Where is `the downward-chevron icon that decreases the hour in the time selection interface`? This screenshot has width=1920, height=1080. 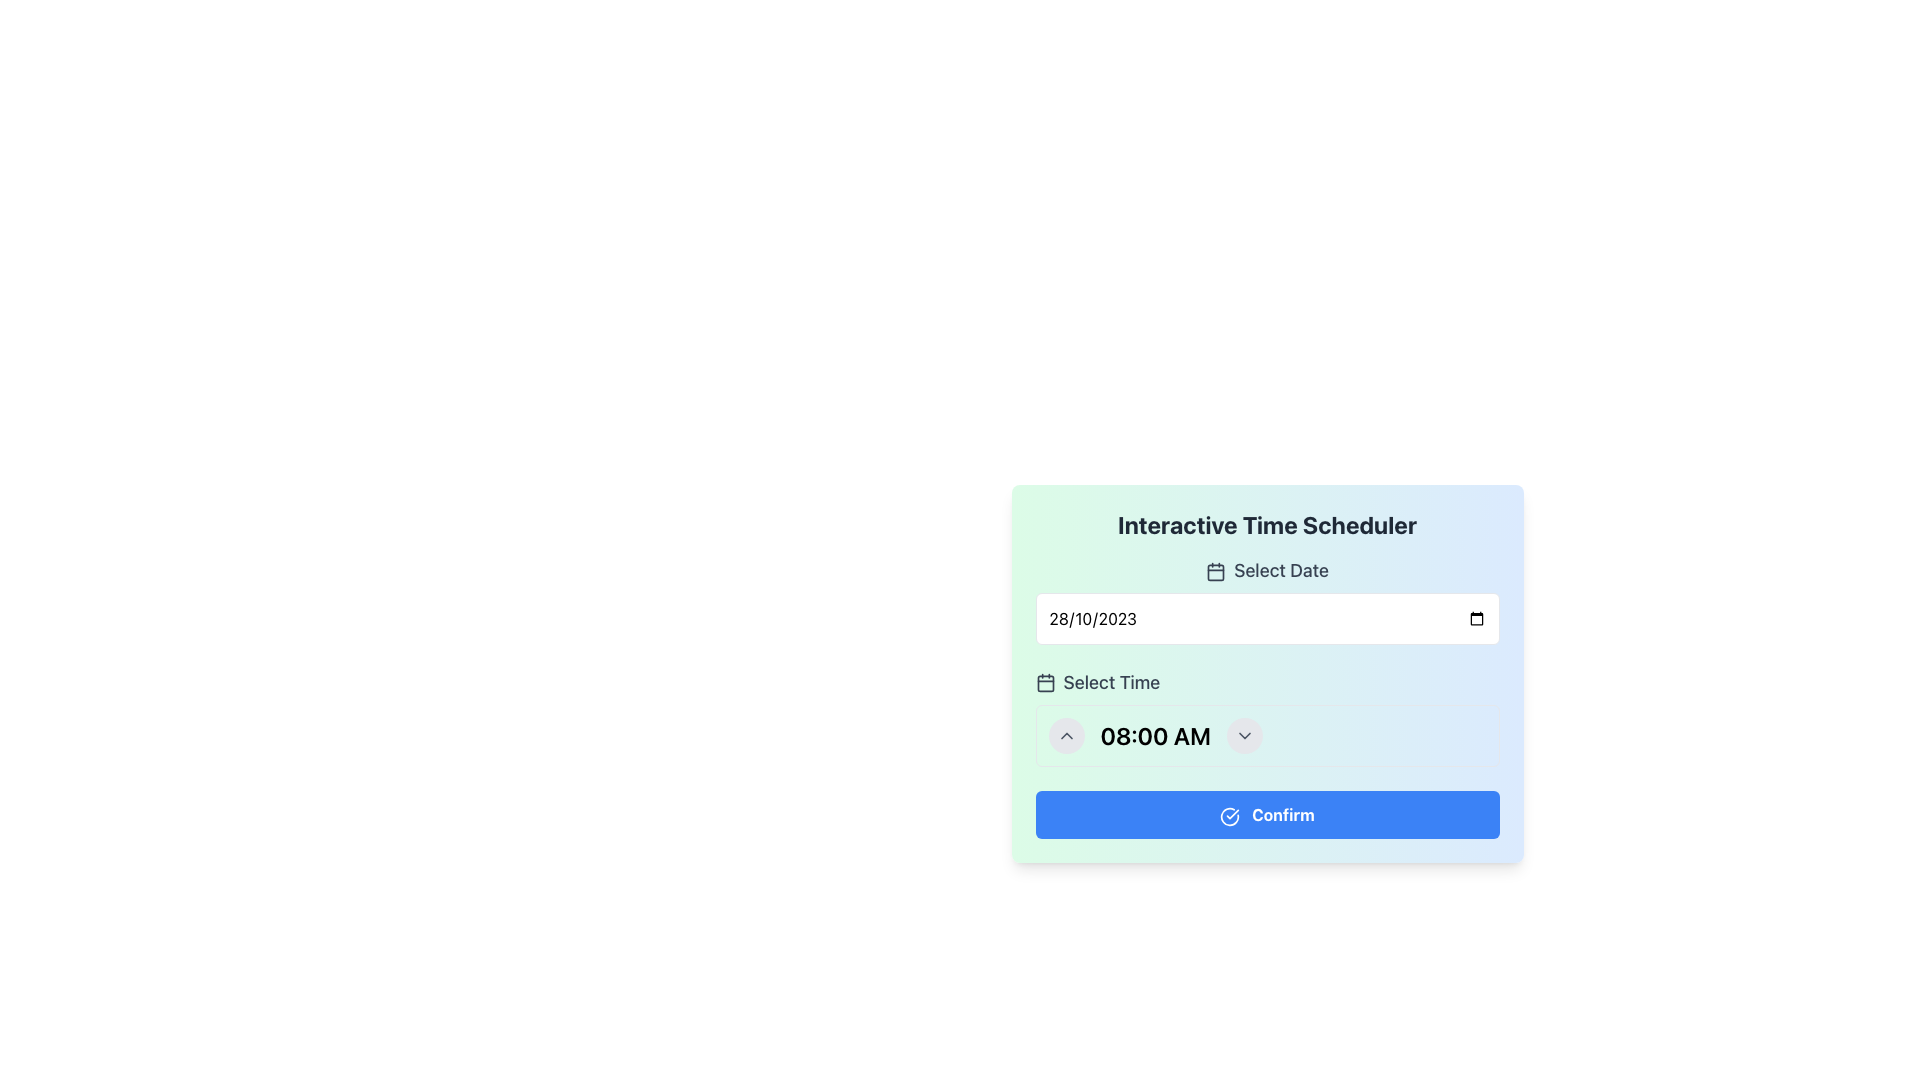 the downward-chevron icon that decreases the hour in the time selection interface is located at coordinates (1243, 736).